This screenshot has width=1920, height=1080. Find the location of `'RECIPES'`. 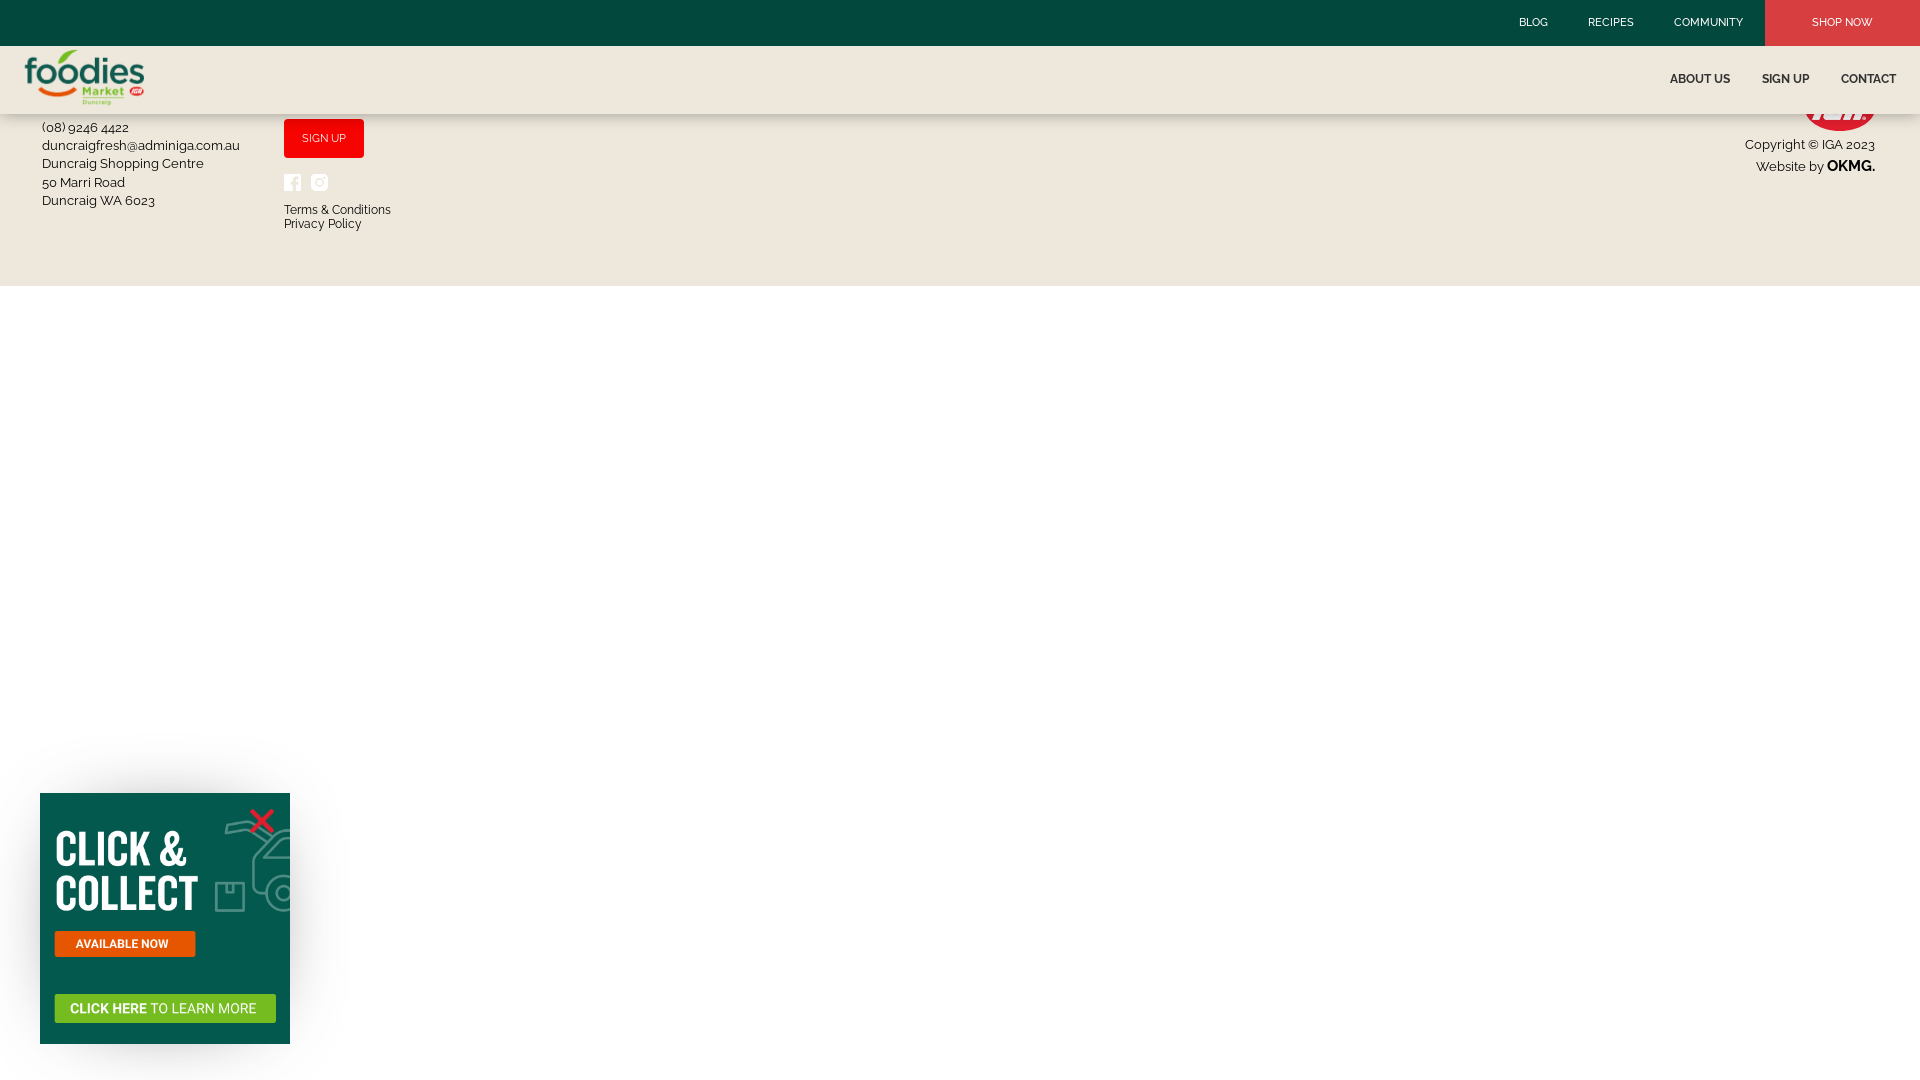

'RECIPES' is located at coordinates (1568, 23).